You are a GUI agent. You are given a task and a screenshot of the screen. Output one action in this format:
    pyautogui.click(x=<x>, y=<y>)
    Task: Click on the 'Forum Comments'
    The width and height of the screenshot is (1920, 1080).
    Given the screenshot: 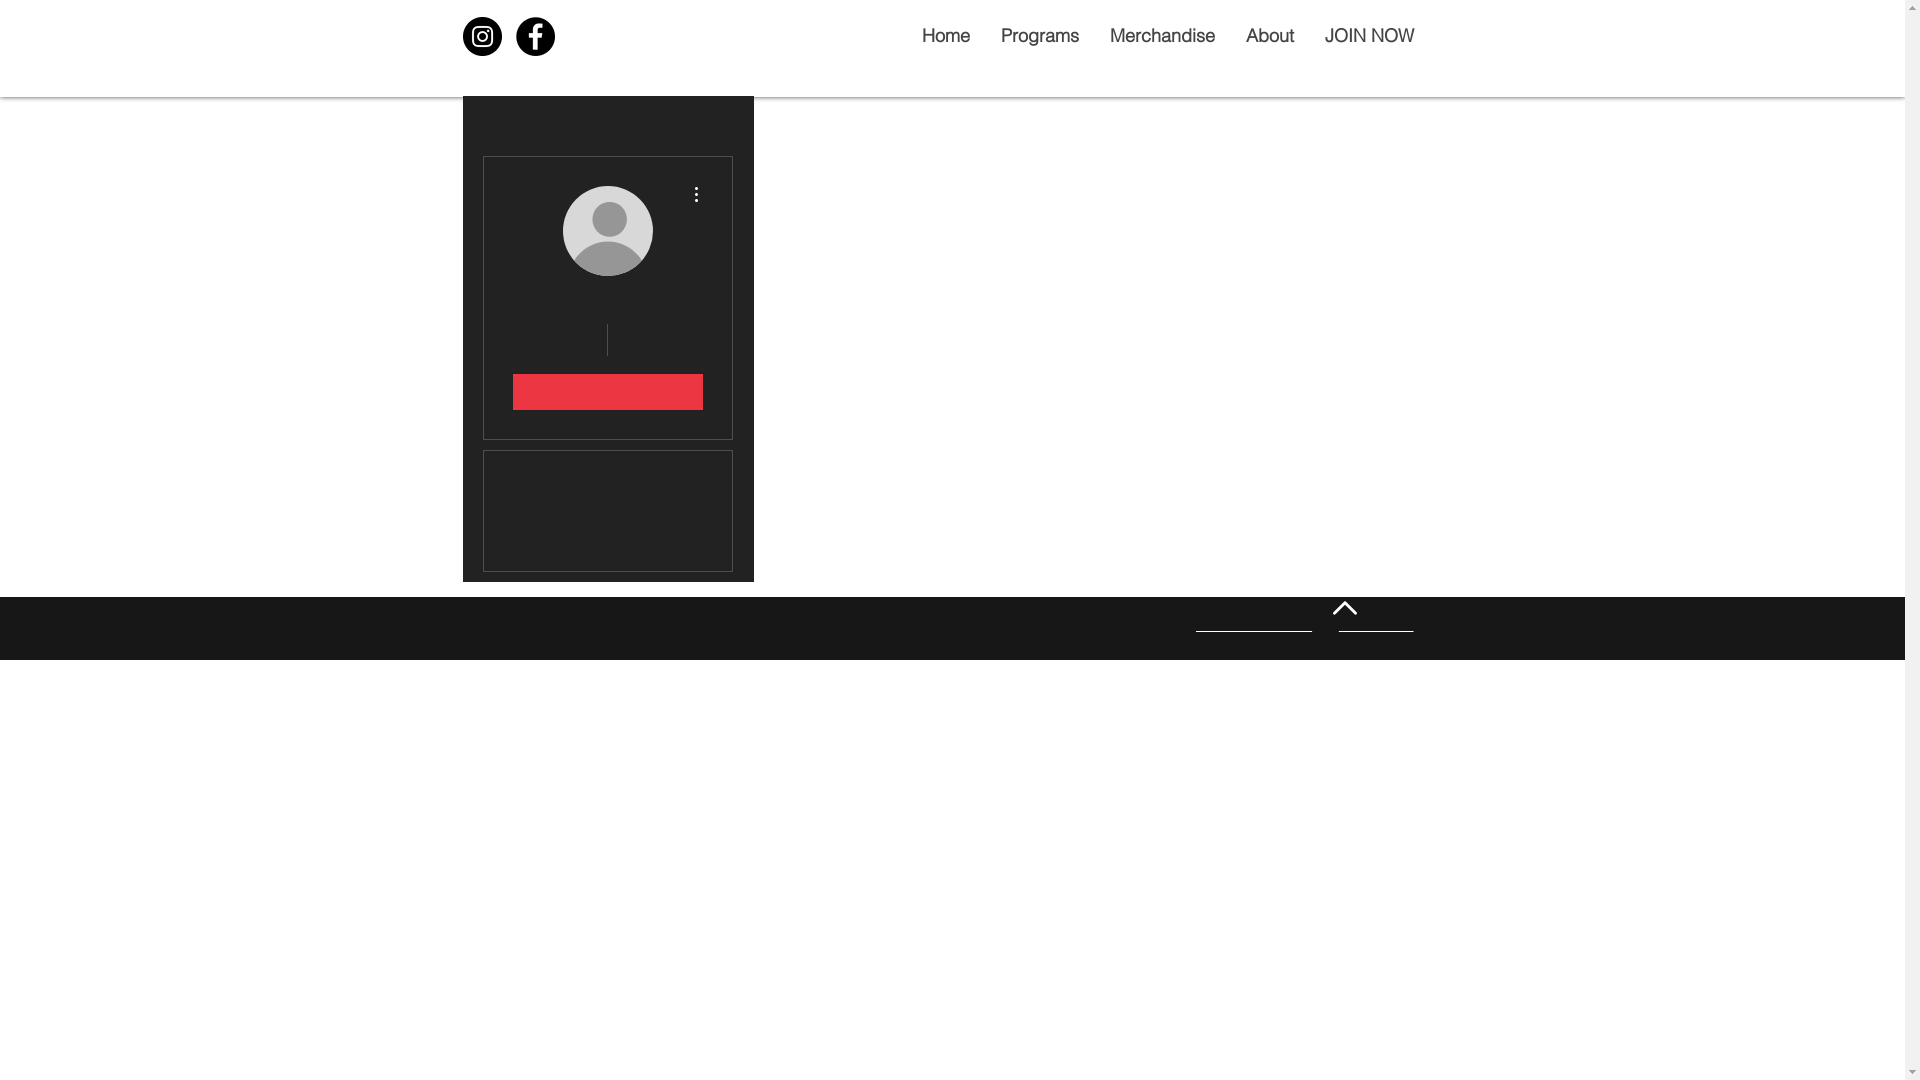 What is the action you would take?
    pyautogui.click(x=607, y=551)
    